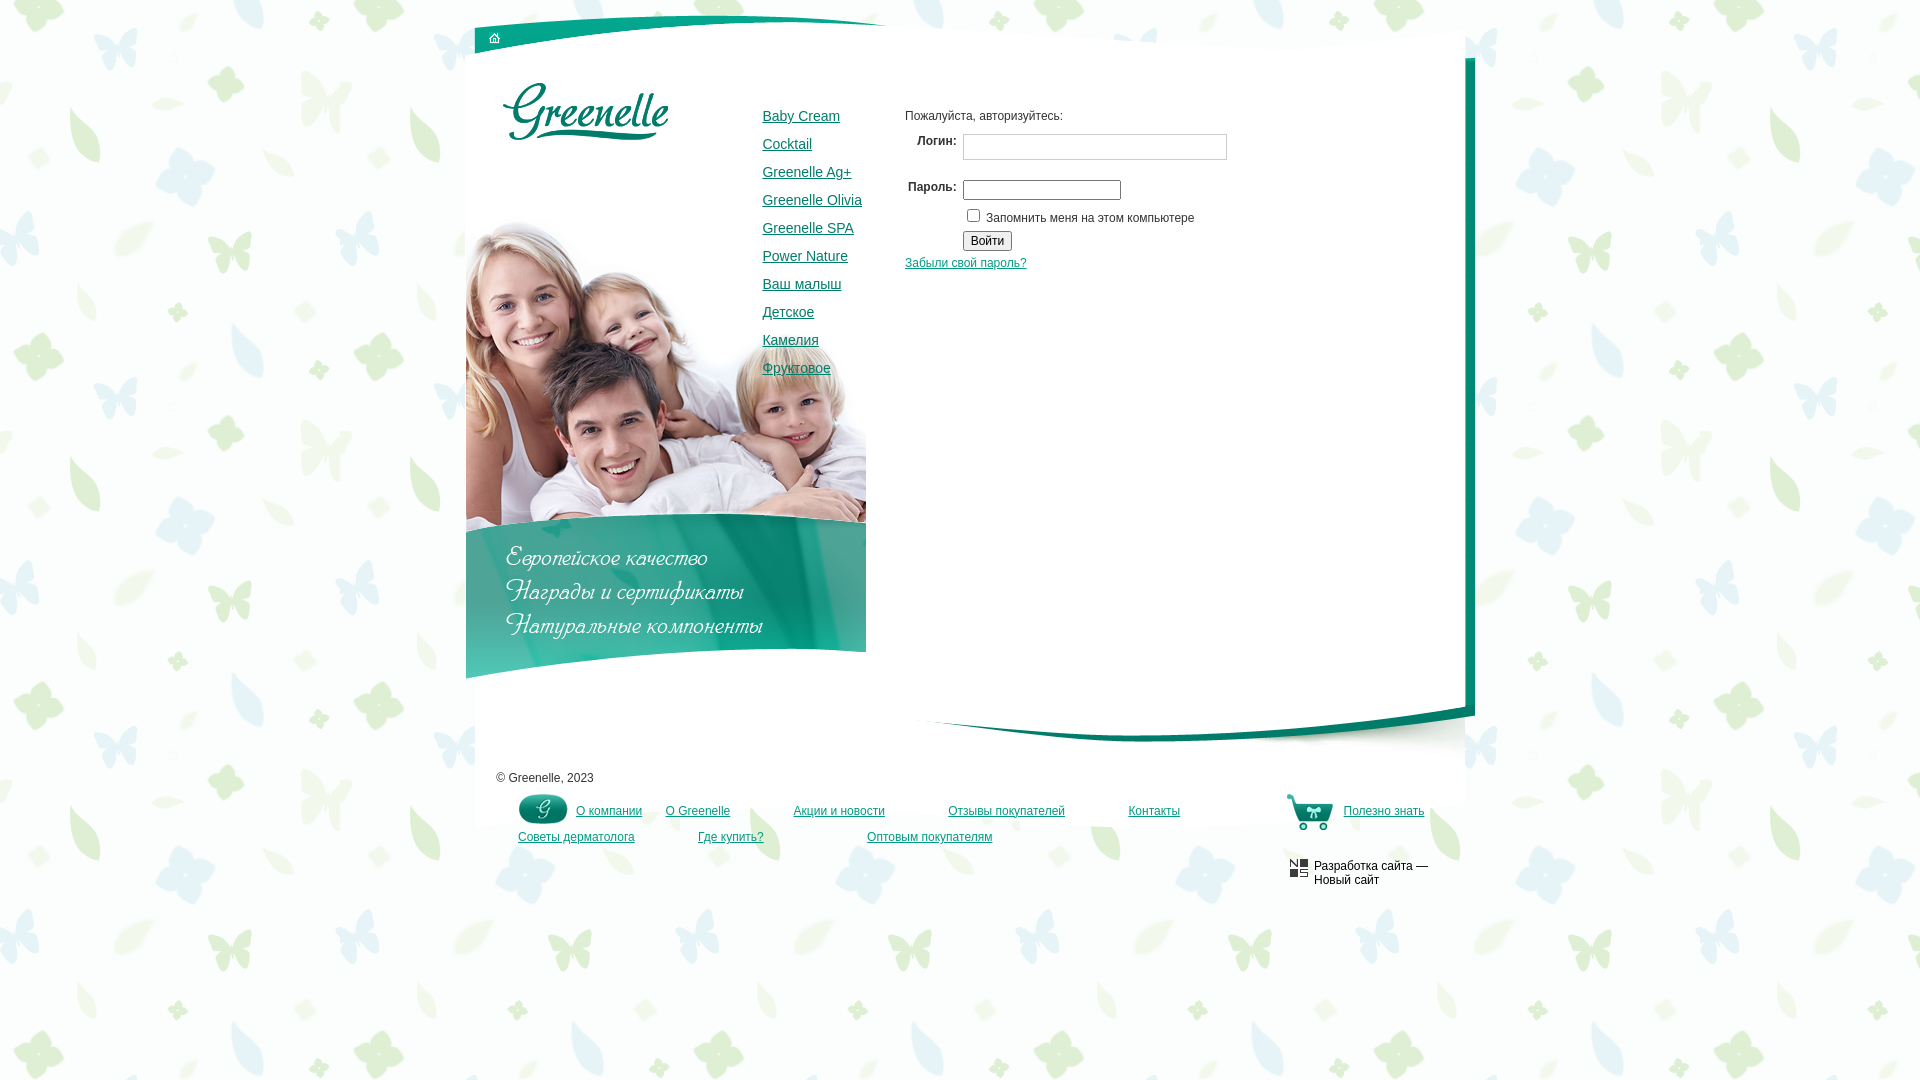 The image size is (1920, 1080). Describe the element at coordinates (811, 254) in the screenshot. I see `'Power Nature'` at that location.